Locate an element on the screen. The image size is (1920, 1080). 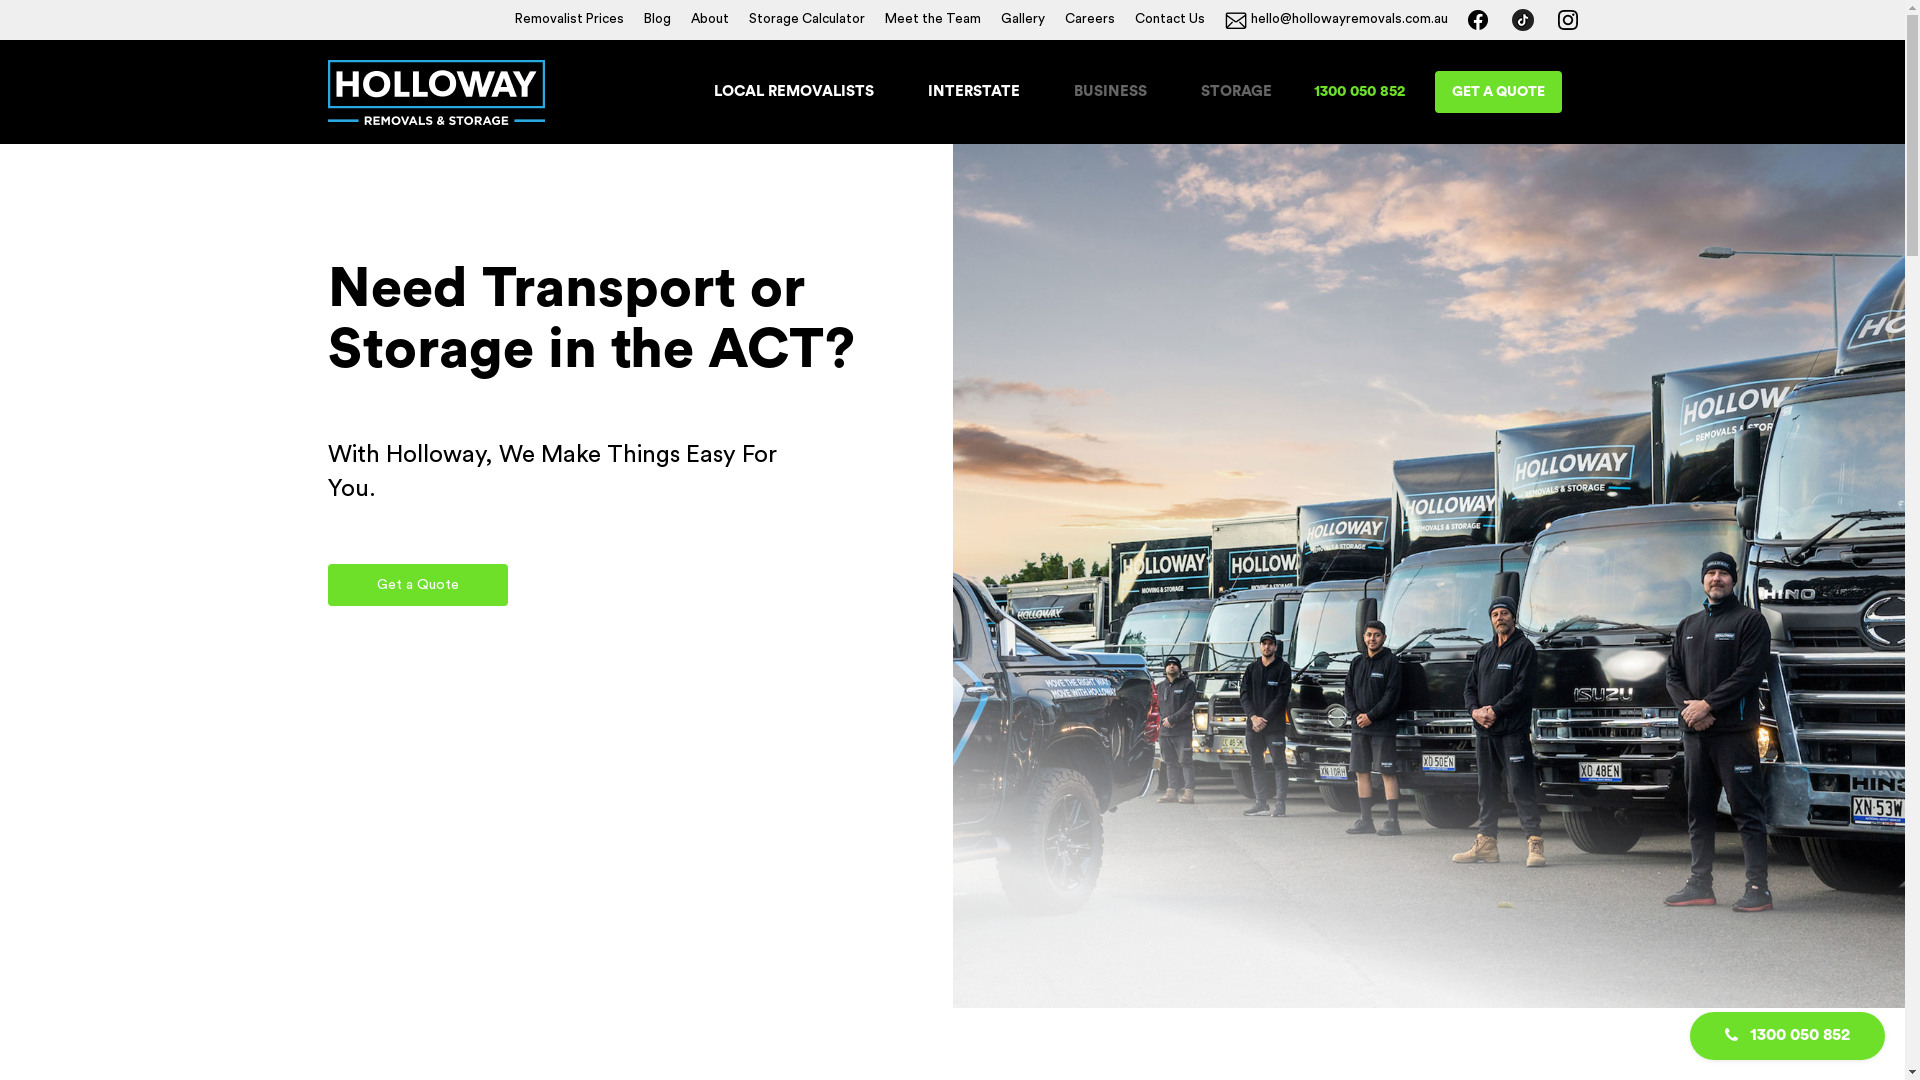
'hello@hollowayremovals.com.au' is located at coordinates (1335, 19).